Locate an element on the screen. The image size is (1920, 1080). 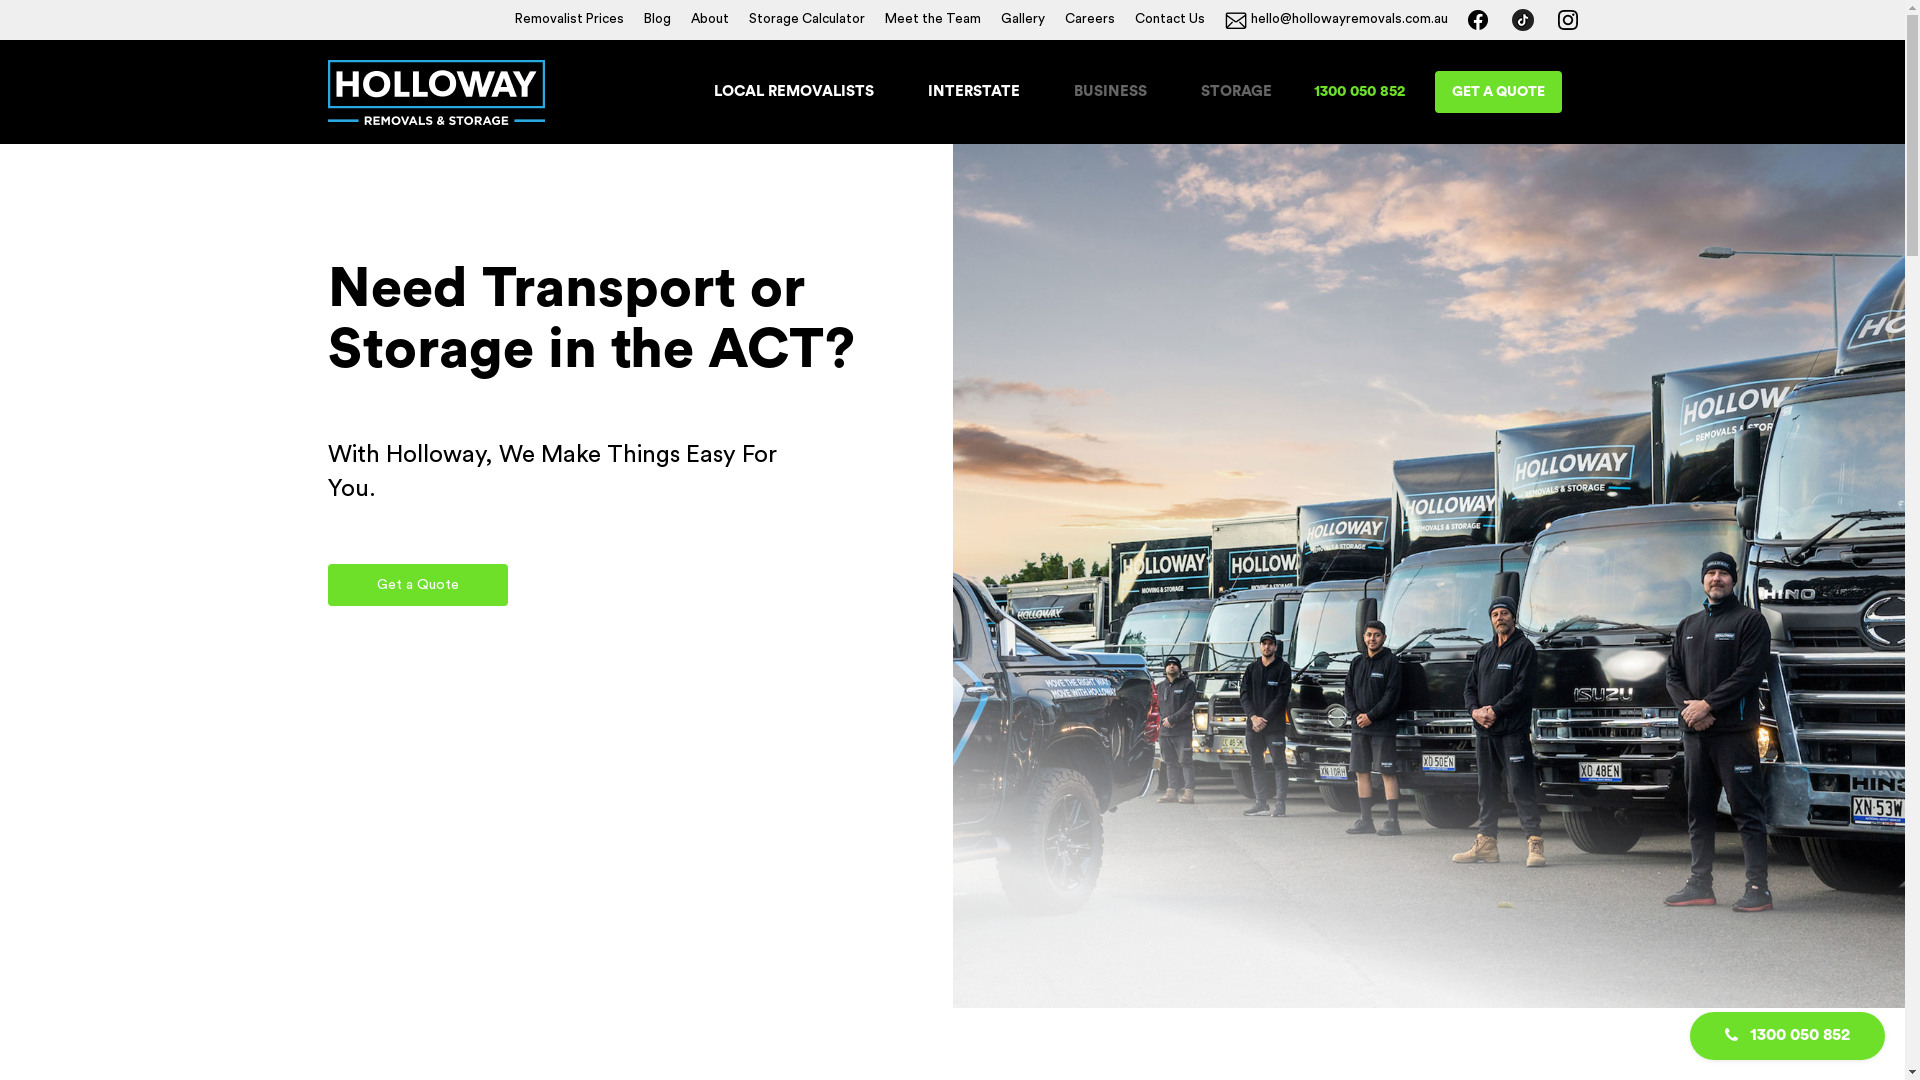
'hello@hollowayremovals.com.au' is located at coordinates (1335, 19).